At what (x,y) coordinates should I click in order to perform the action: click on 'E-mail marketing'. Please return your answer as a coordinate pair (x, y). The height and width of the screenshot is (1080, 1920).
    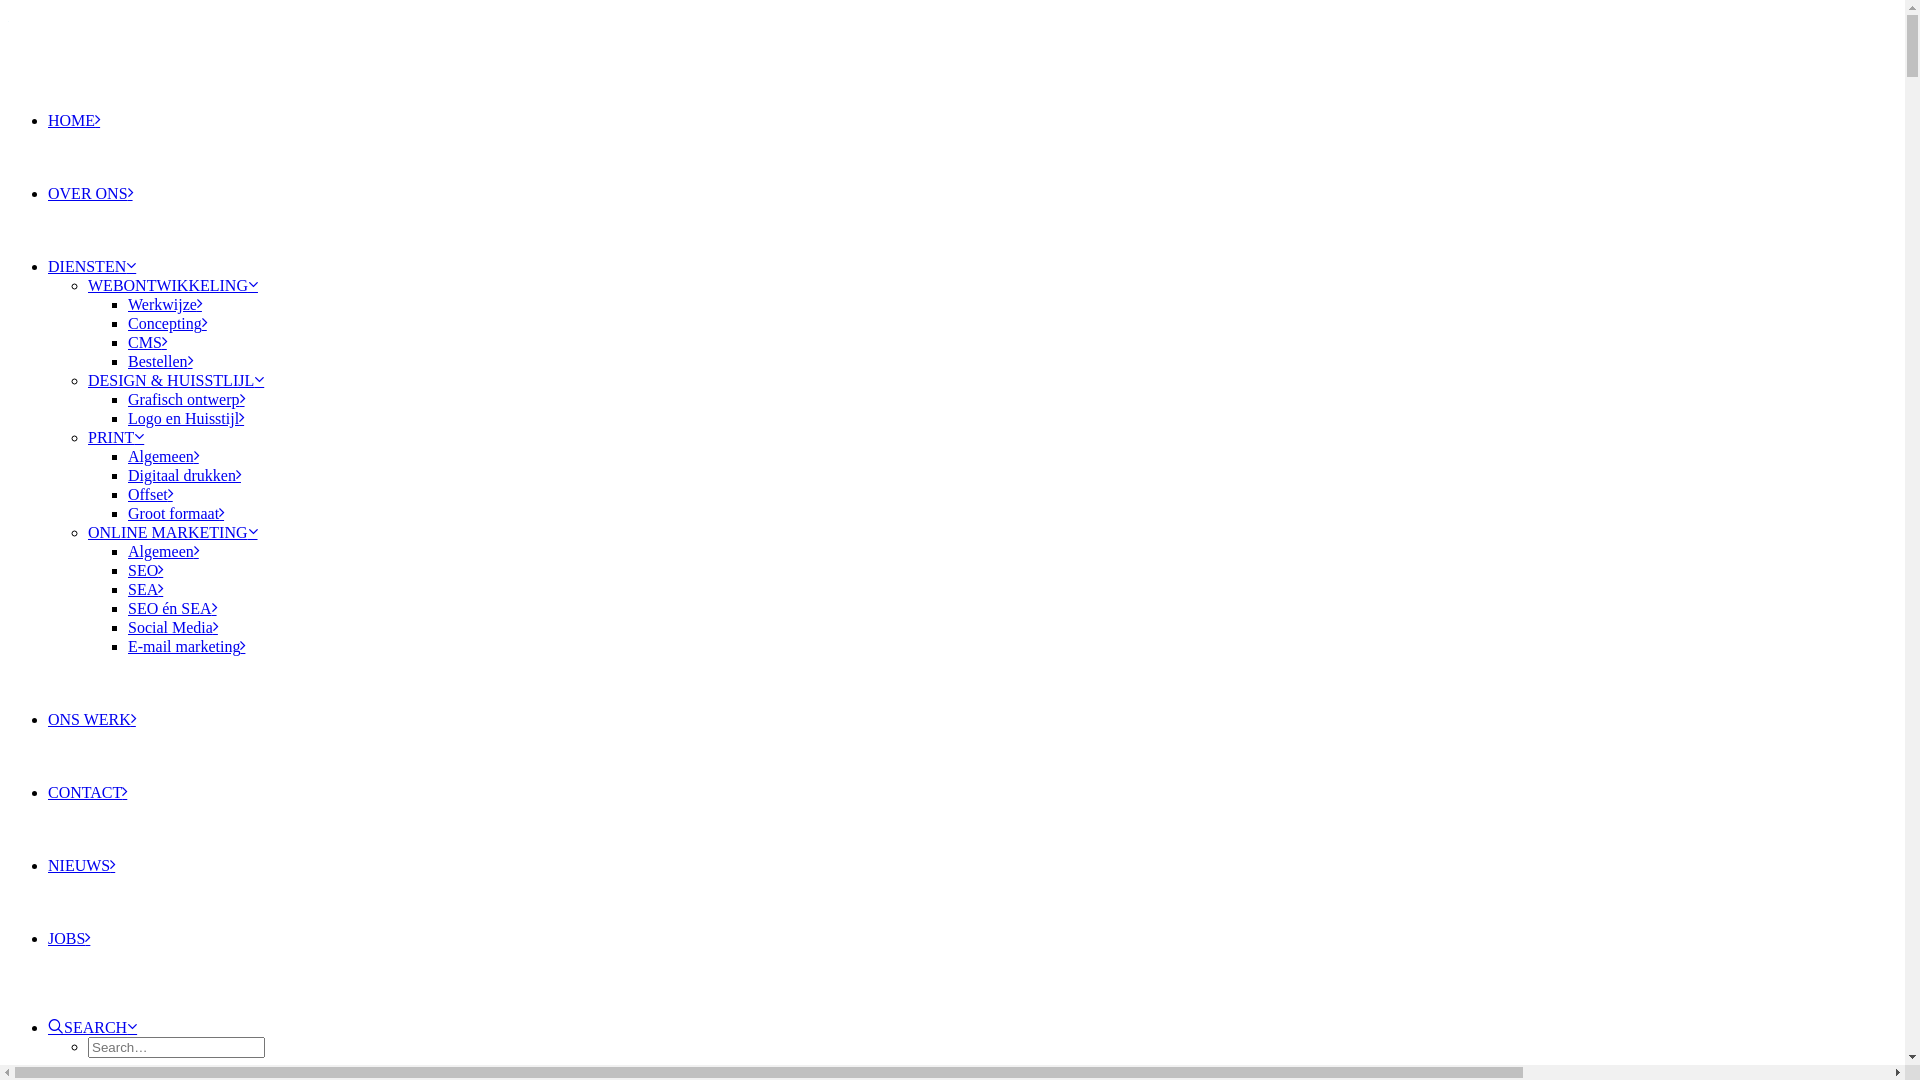
    Looking at the image, I should click on (186, 646).